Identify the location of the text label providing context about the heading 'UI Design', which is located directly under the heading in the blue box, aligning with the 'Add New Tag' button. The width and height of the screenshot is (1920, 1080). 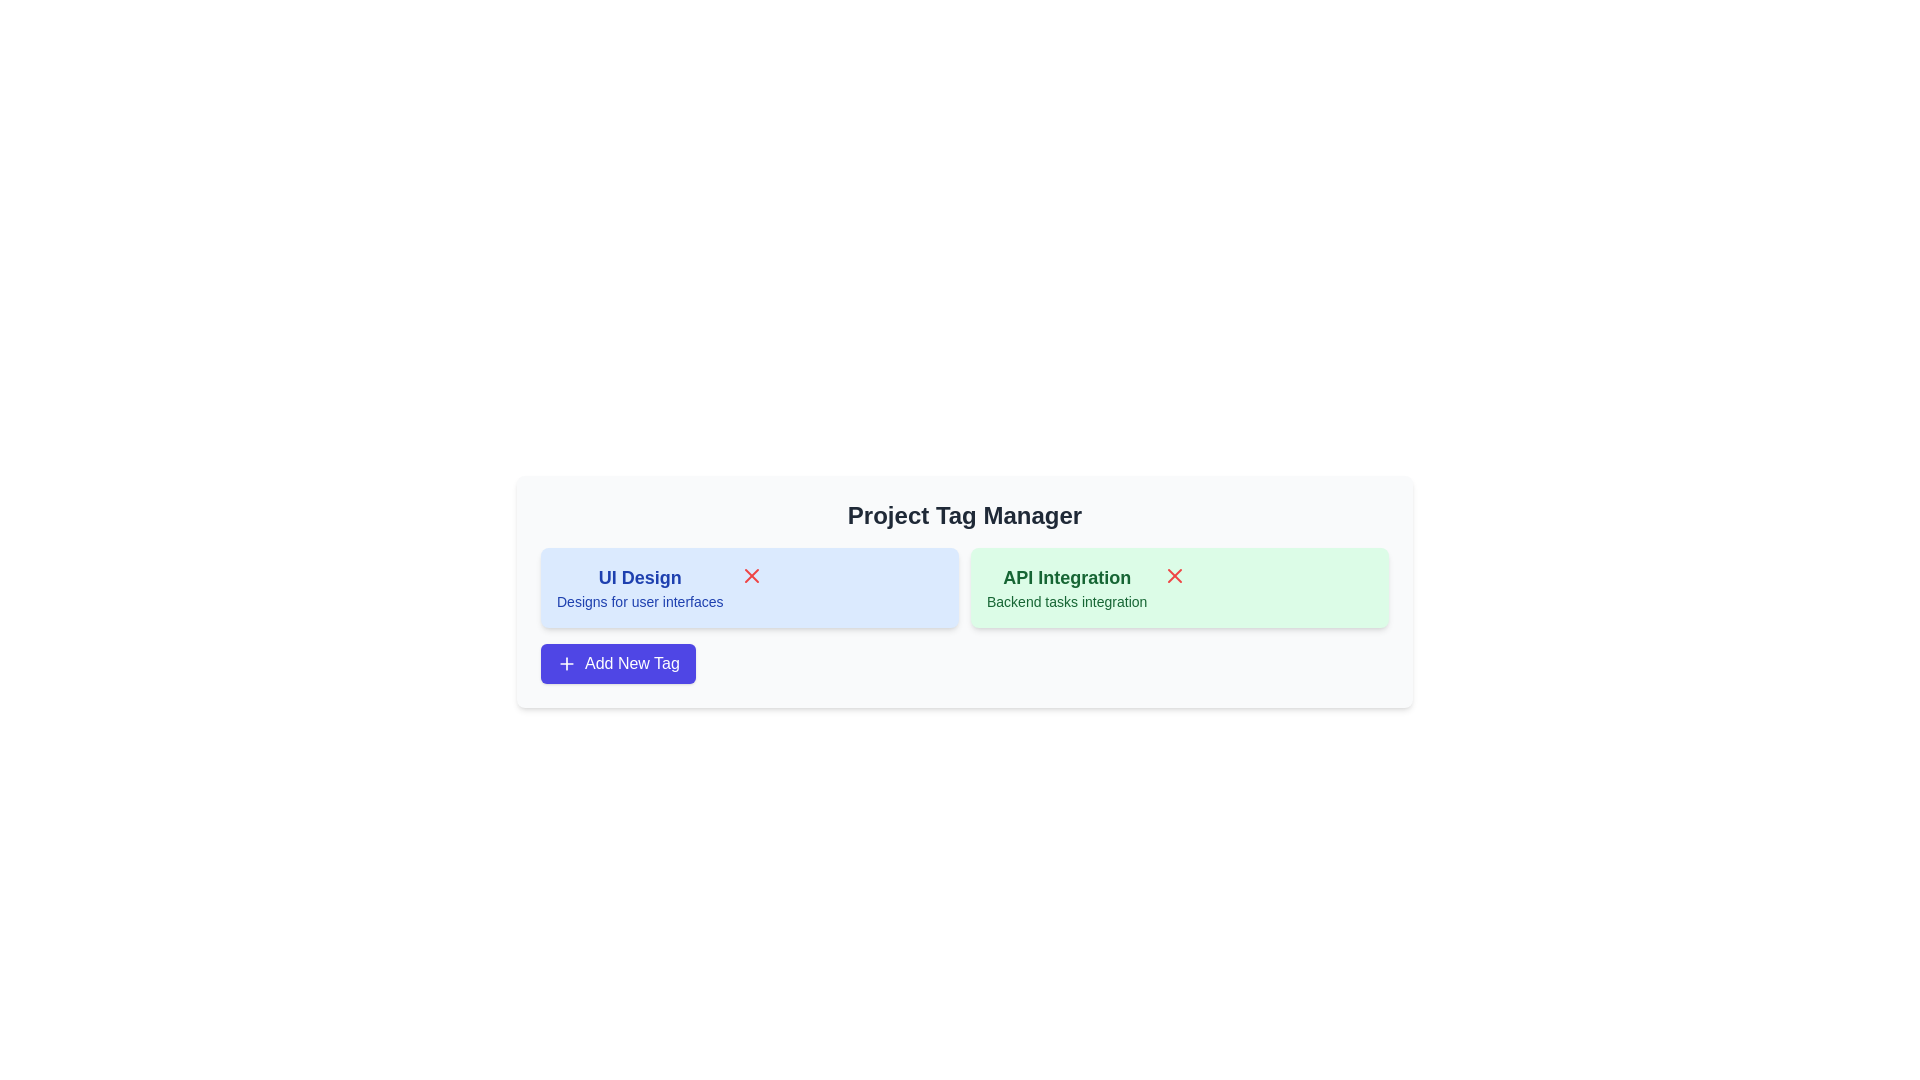
(640, 600).